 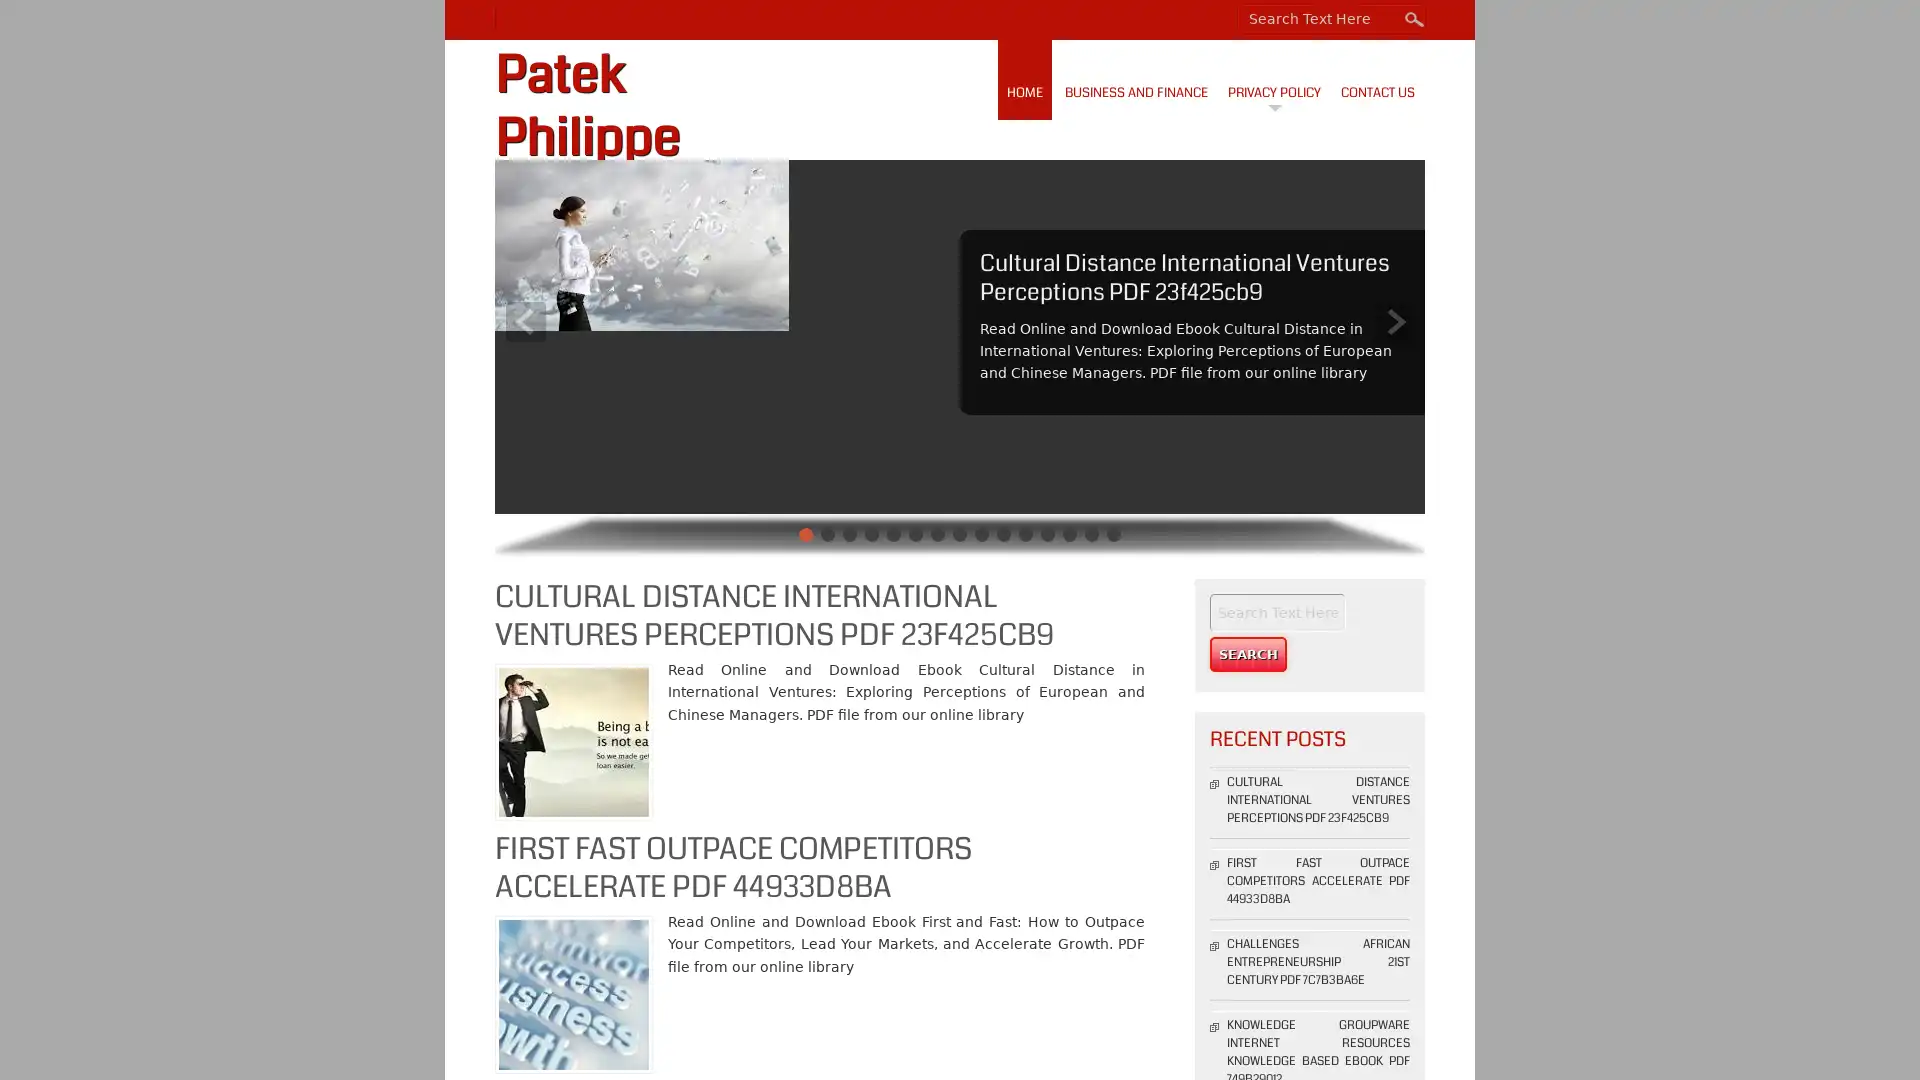 What do you see at coordinates (1247, 654) in the screenshot?
I see `Search` at bounding box center [1247, 654].